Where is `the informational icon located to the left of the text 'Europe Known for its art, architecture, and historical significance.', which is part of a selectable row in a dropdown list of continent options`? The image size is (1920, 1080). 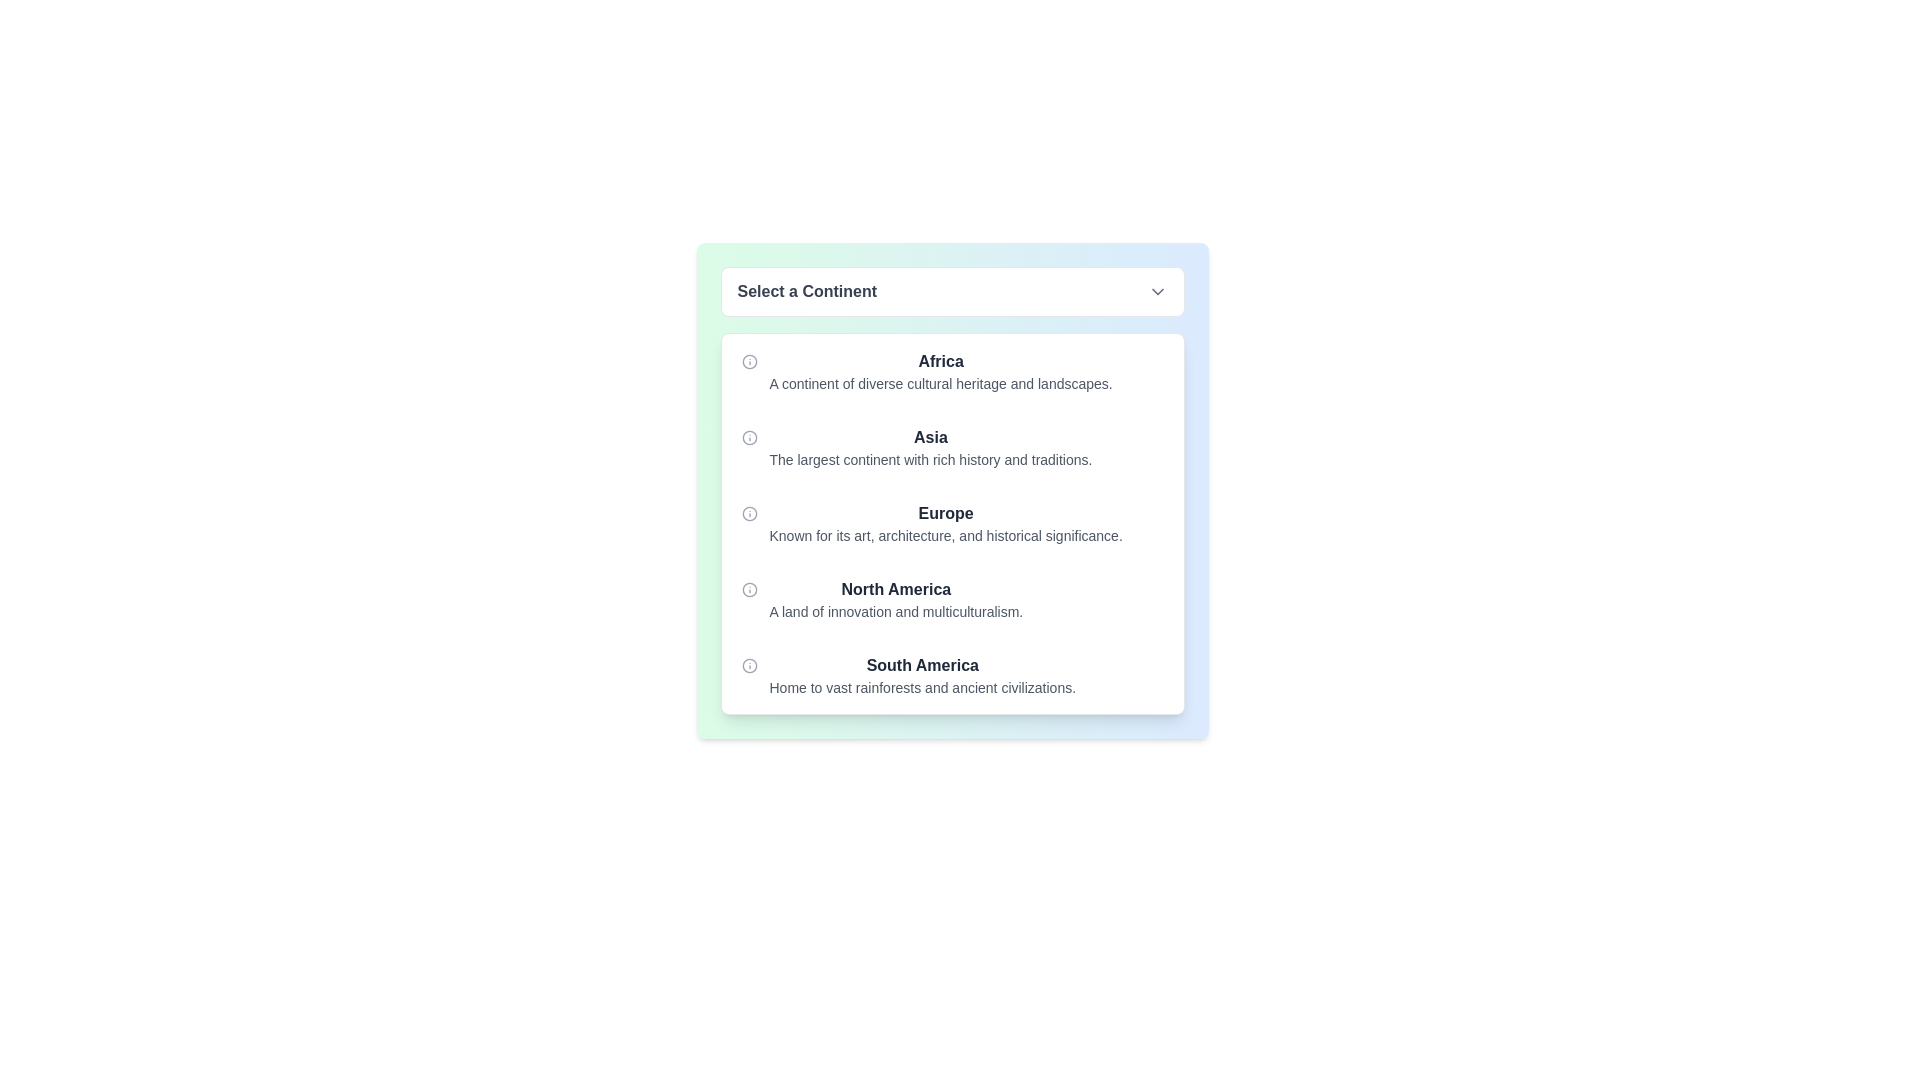
the informational icon located to the left of the text 'Europe Known for its art, architecture, and historical significance.', which is part of a selectable row in a dropdown list of continent options is located at coordinates (748, 512).